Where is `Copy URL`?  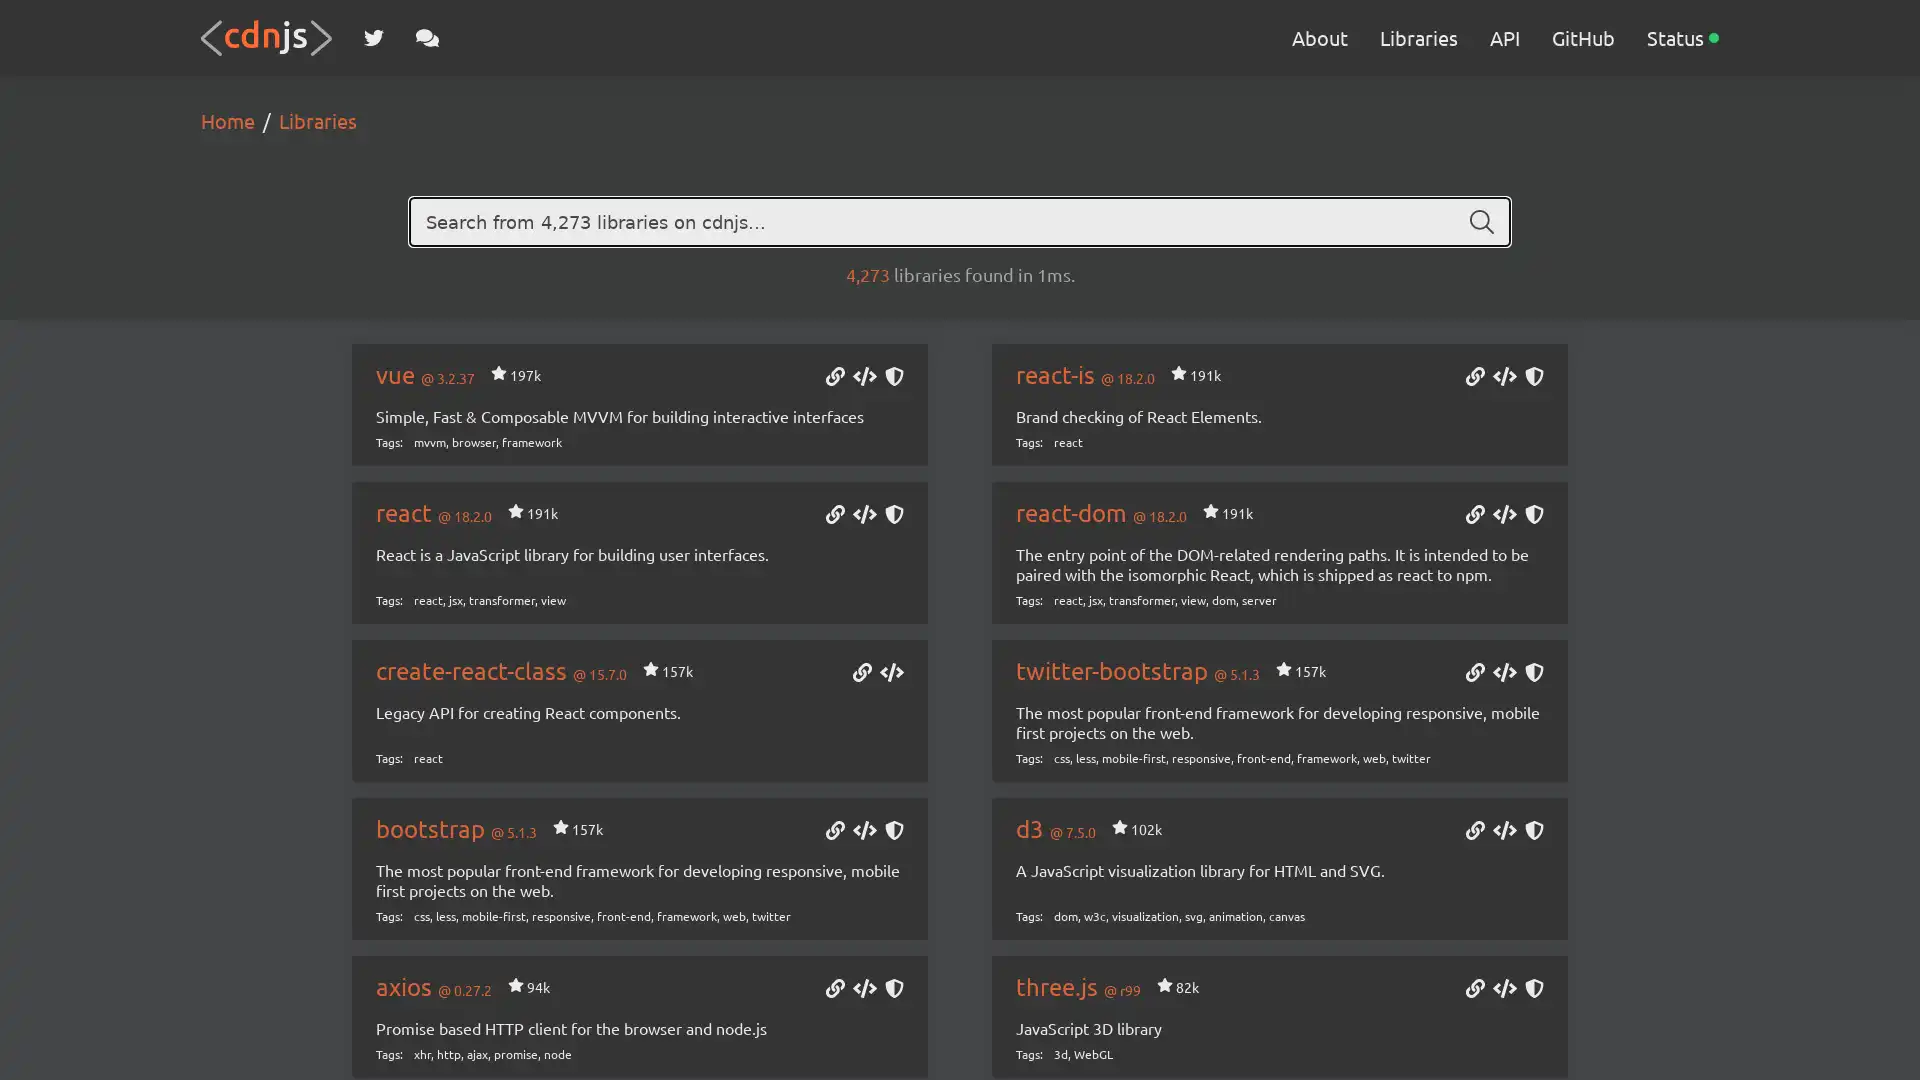
Copy URL is located at coordinates (862, 674).